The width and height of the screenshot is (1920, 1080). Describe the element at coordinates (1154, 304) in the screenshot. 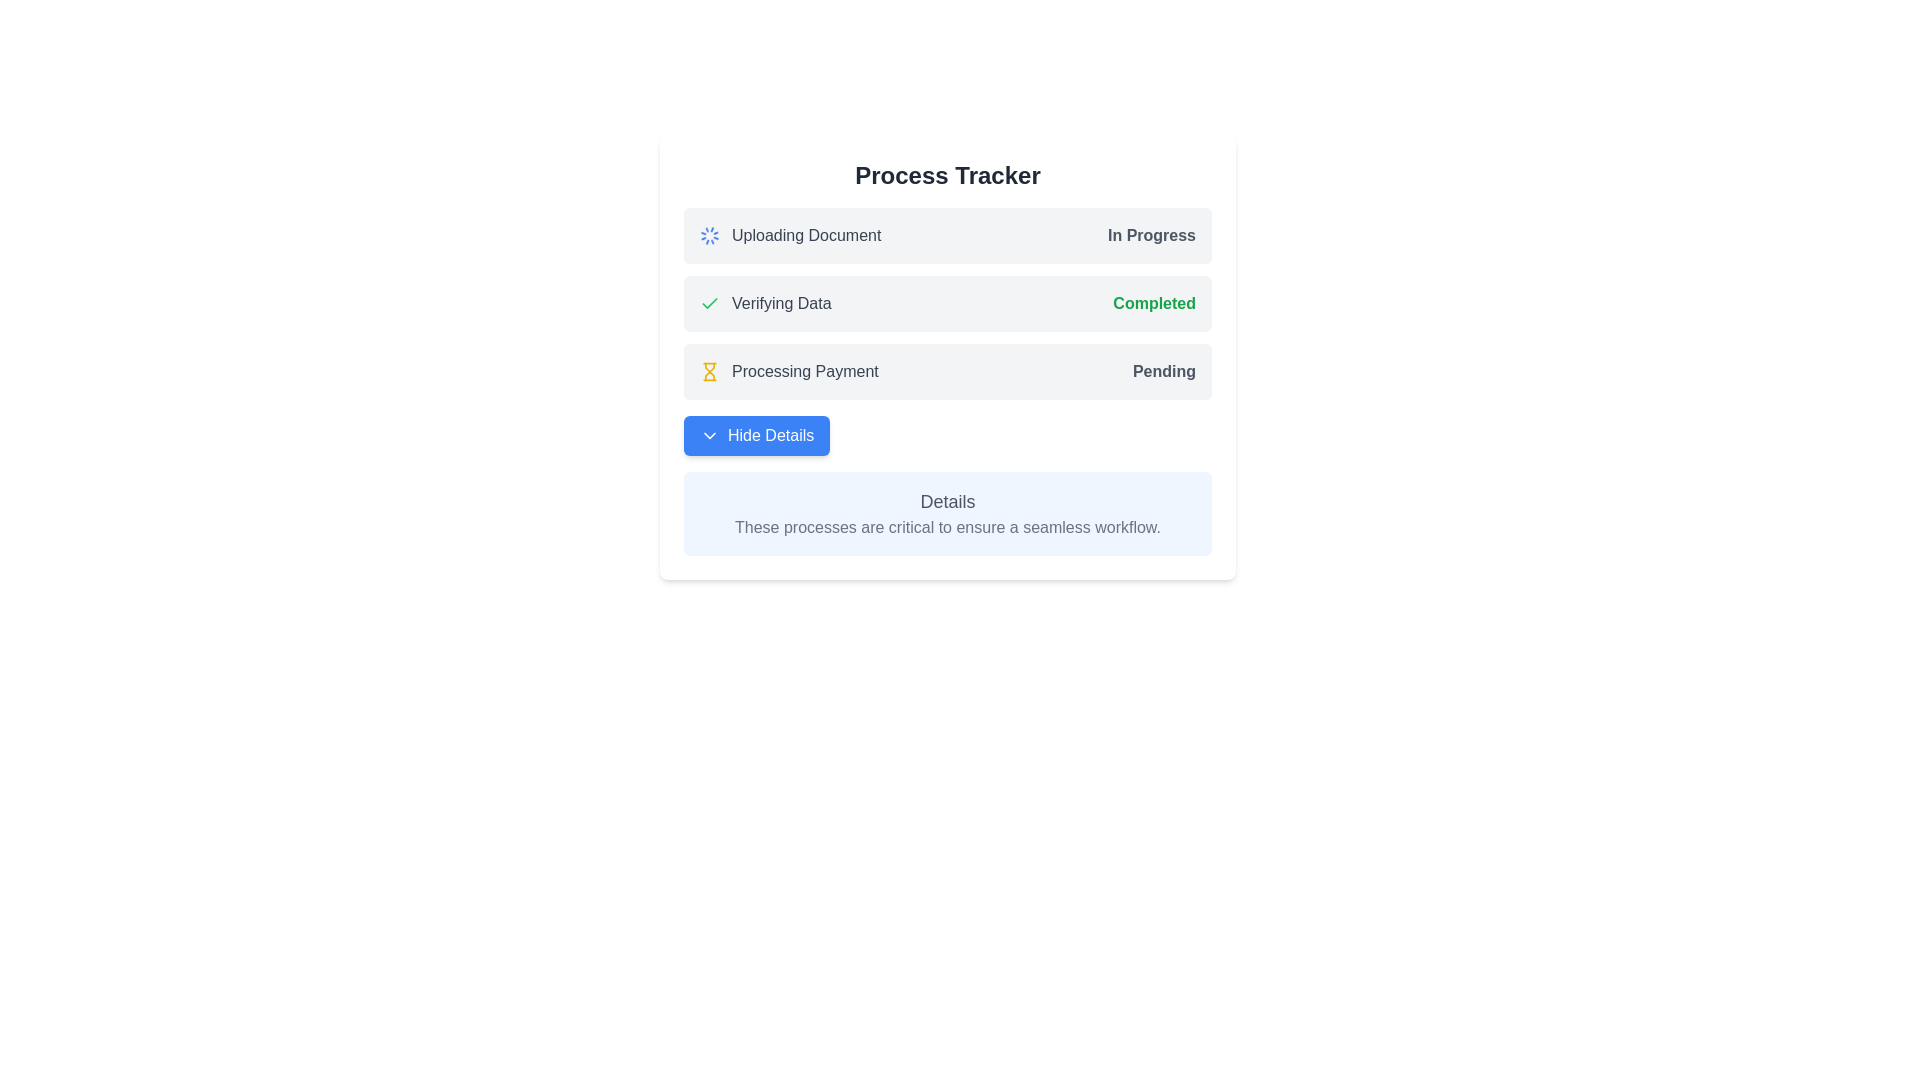

I see `the 'Completed' label element, which is displayed in green with bold font style, located in the 'Verifying Data' row of the process tracker` at that location.